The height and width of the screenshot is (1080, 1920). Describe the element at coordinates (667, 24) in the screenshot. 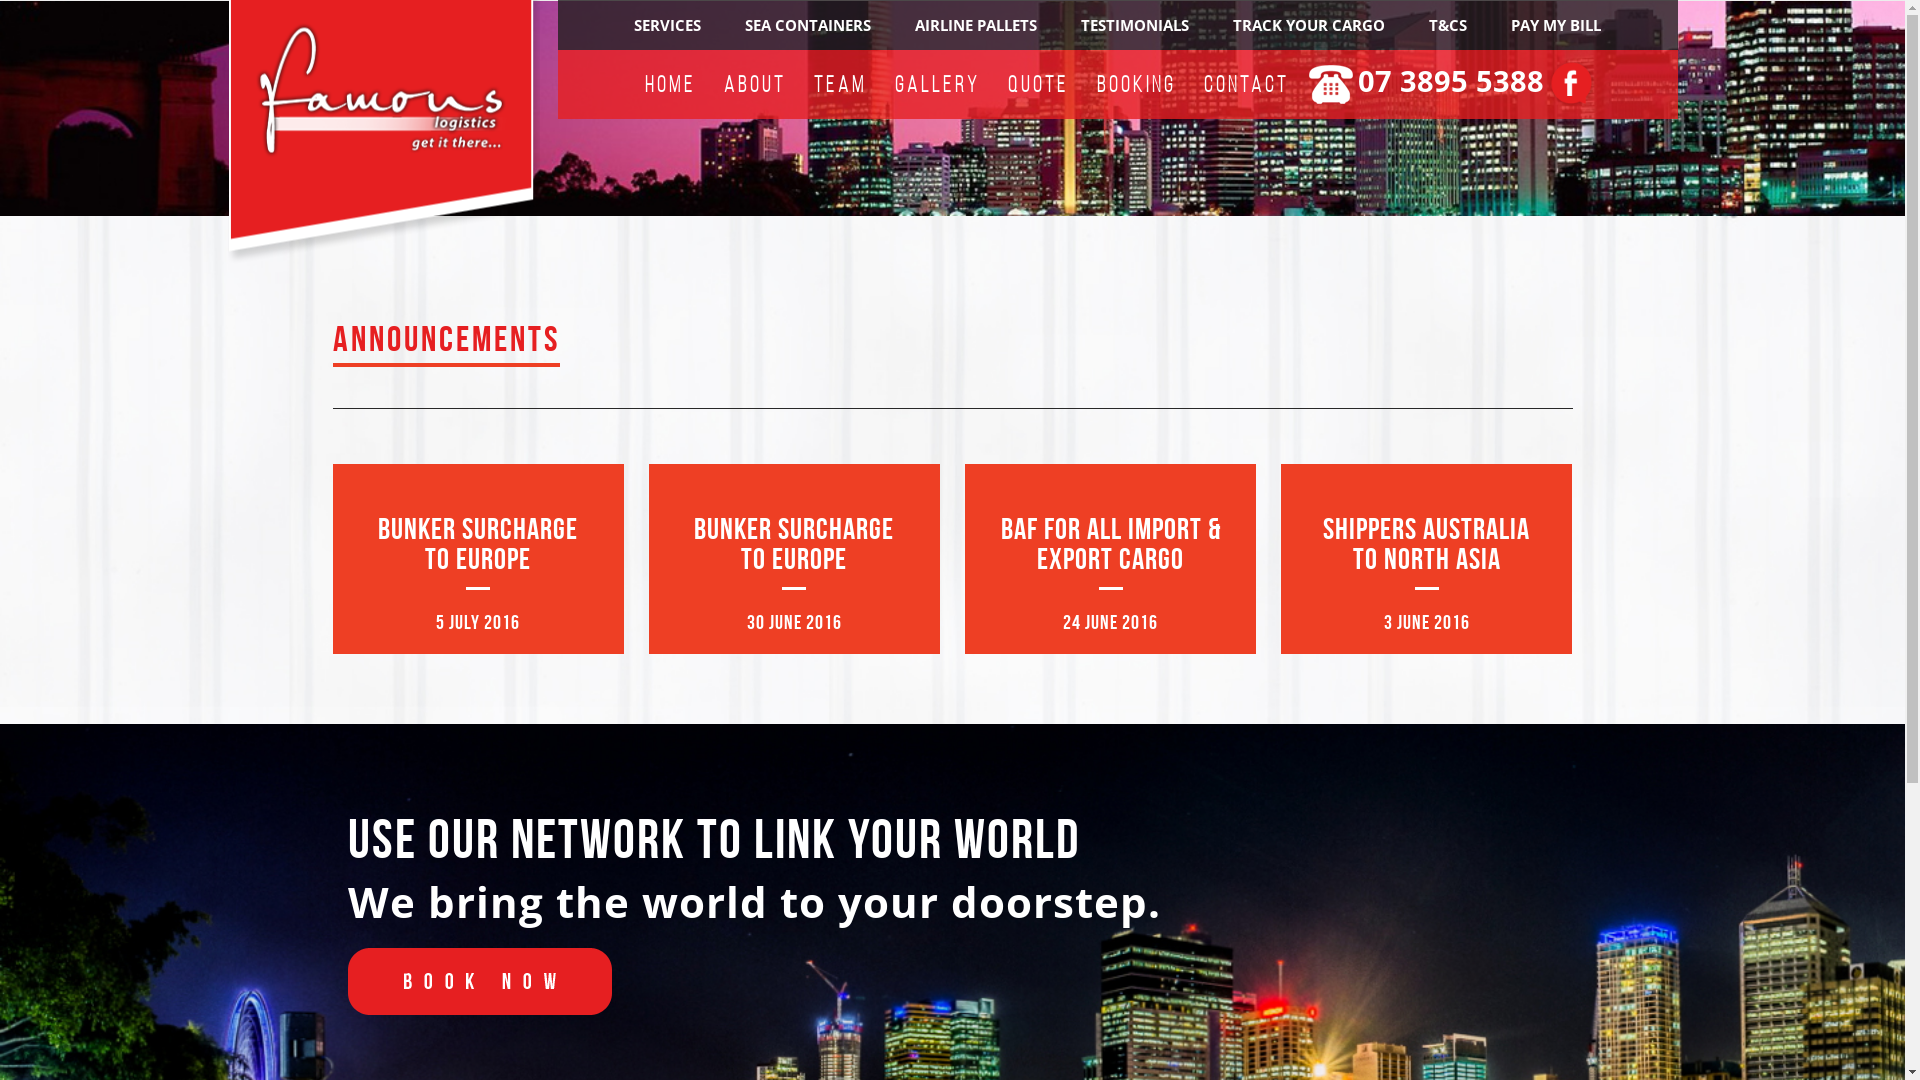

I see `'SERVICES'` at that location.